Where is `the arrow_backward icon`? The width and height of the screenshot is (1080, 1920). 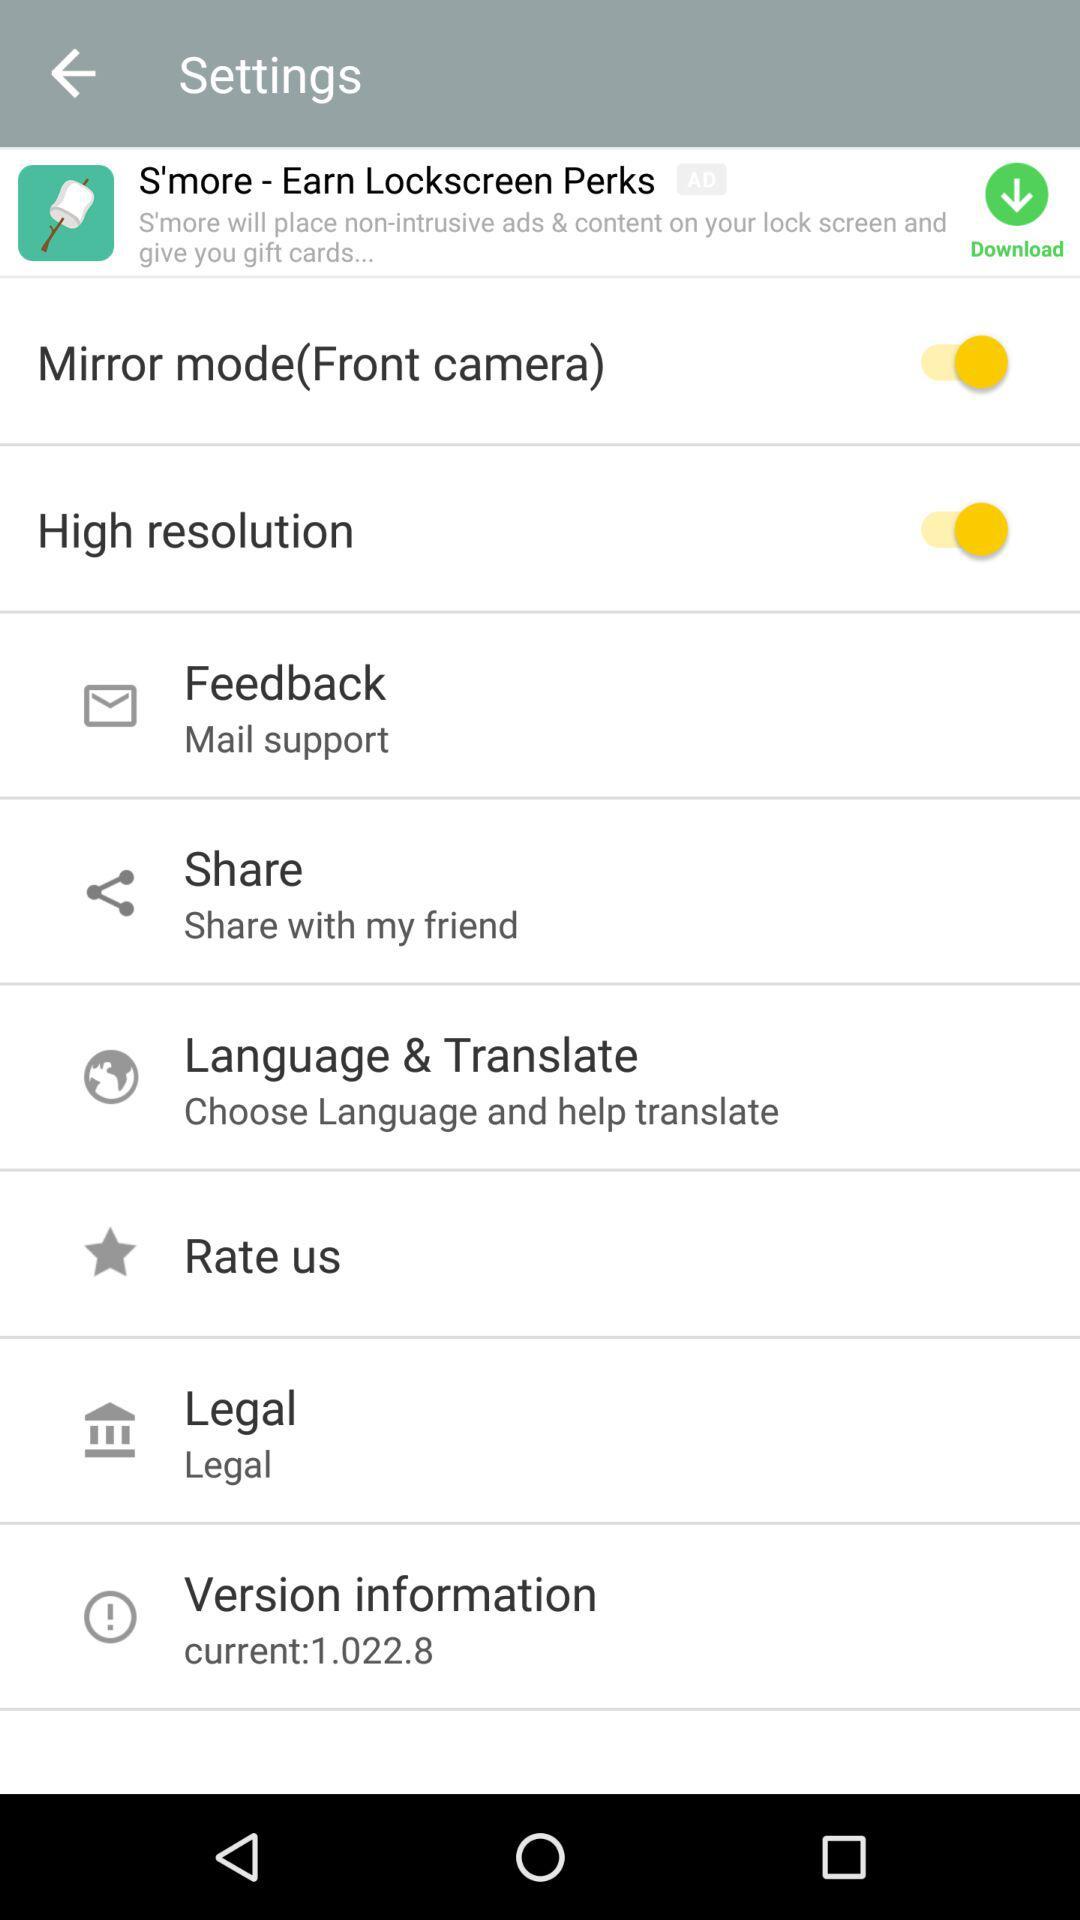
the arrow_backward icon is located at coordinates (72, 73).